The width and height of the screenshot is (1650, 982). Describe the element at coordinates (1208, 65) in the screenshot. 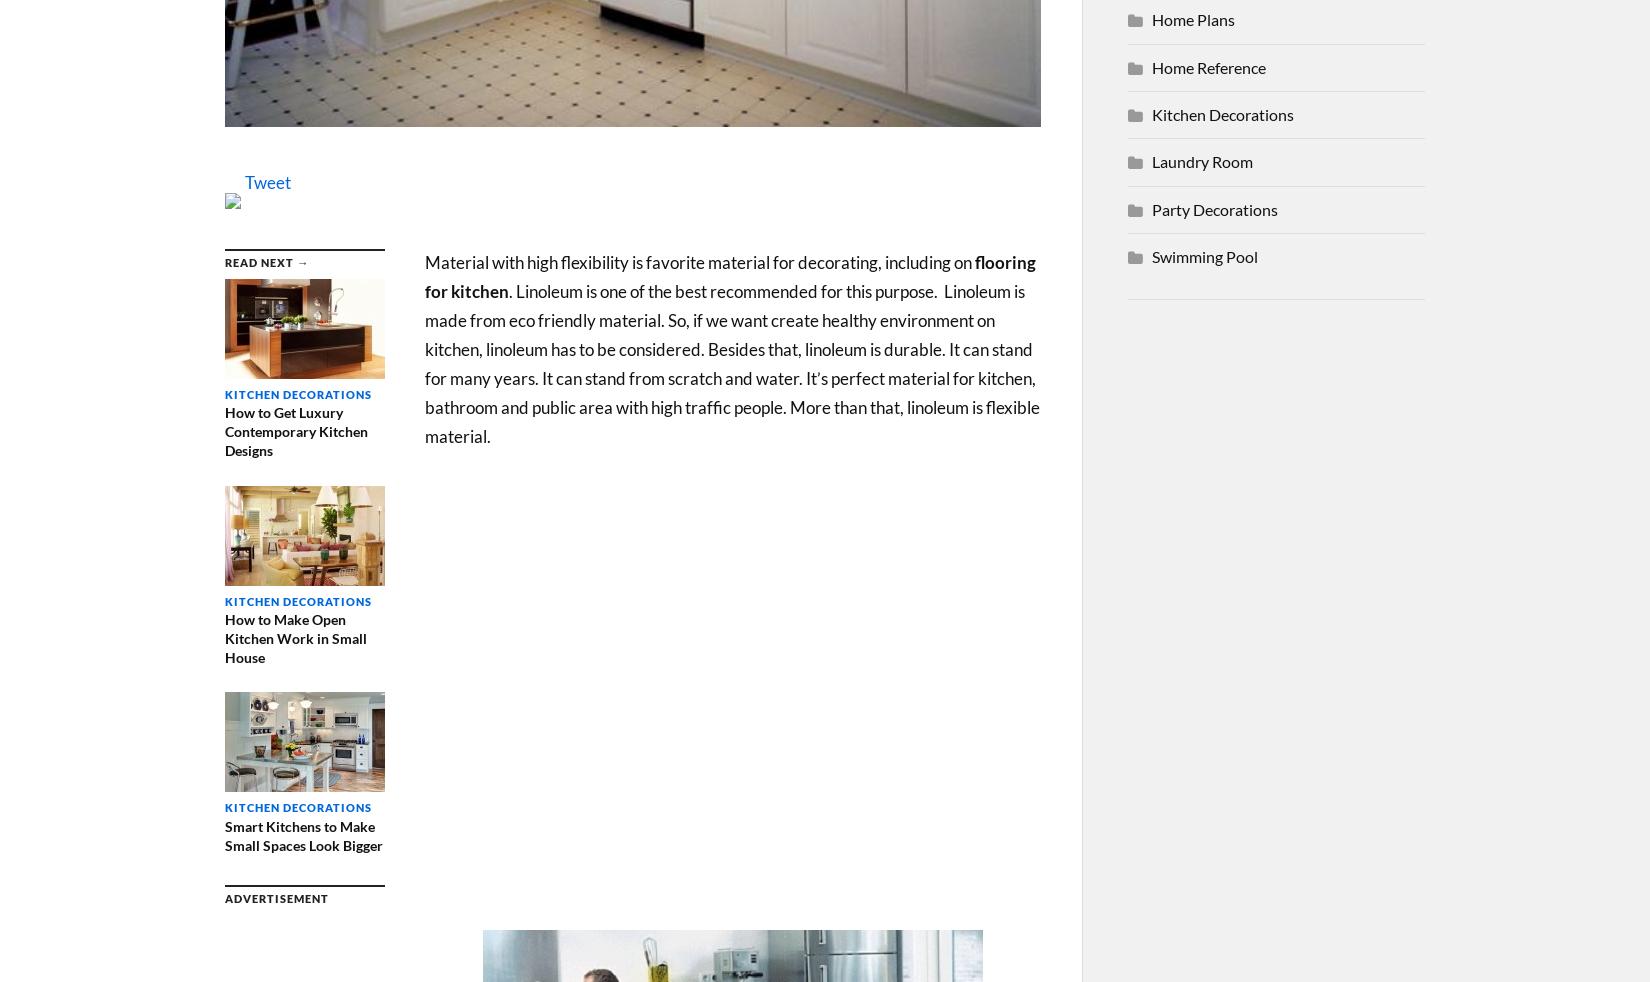

I see `'Home Reference'` at that location.